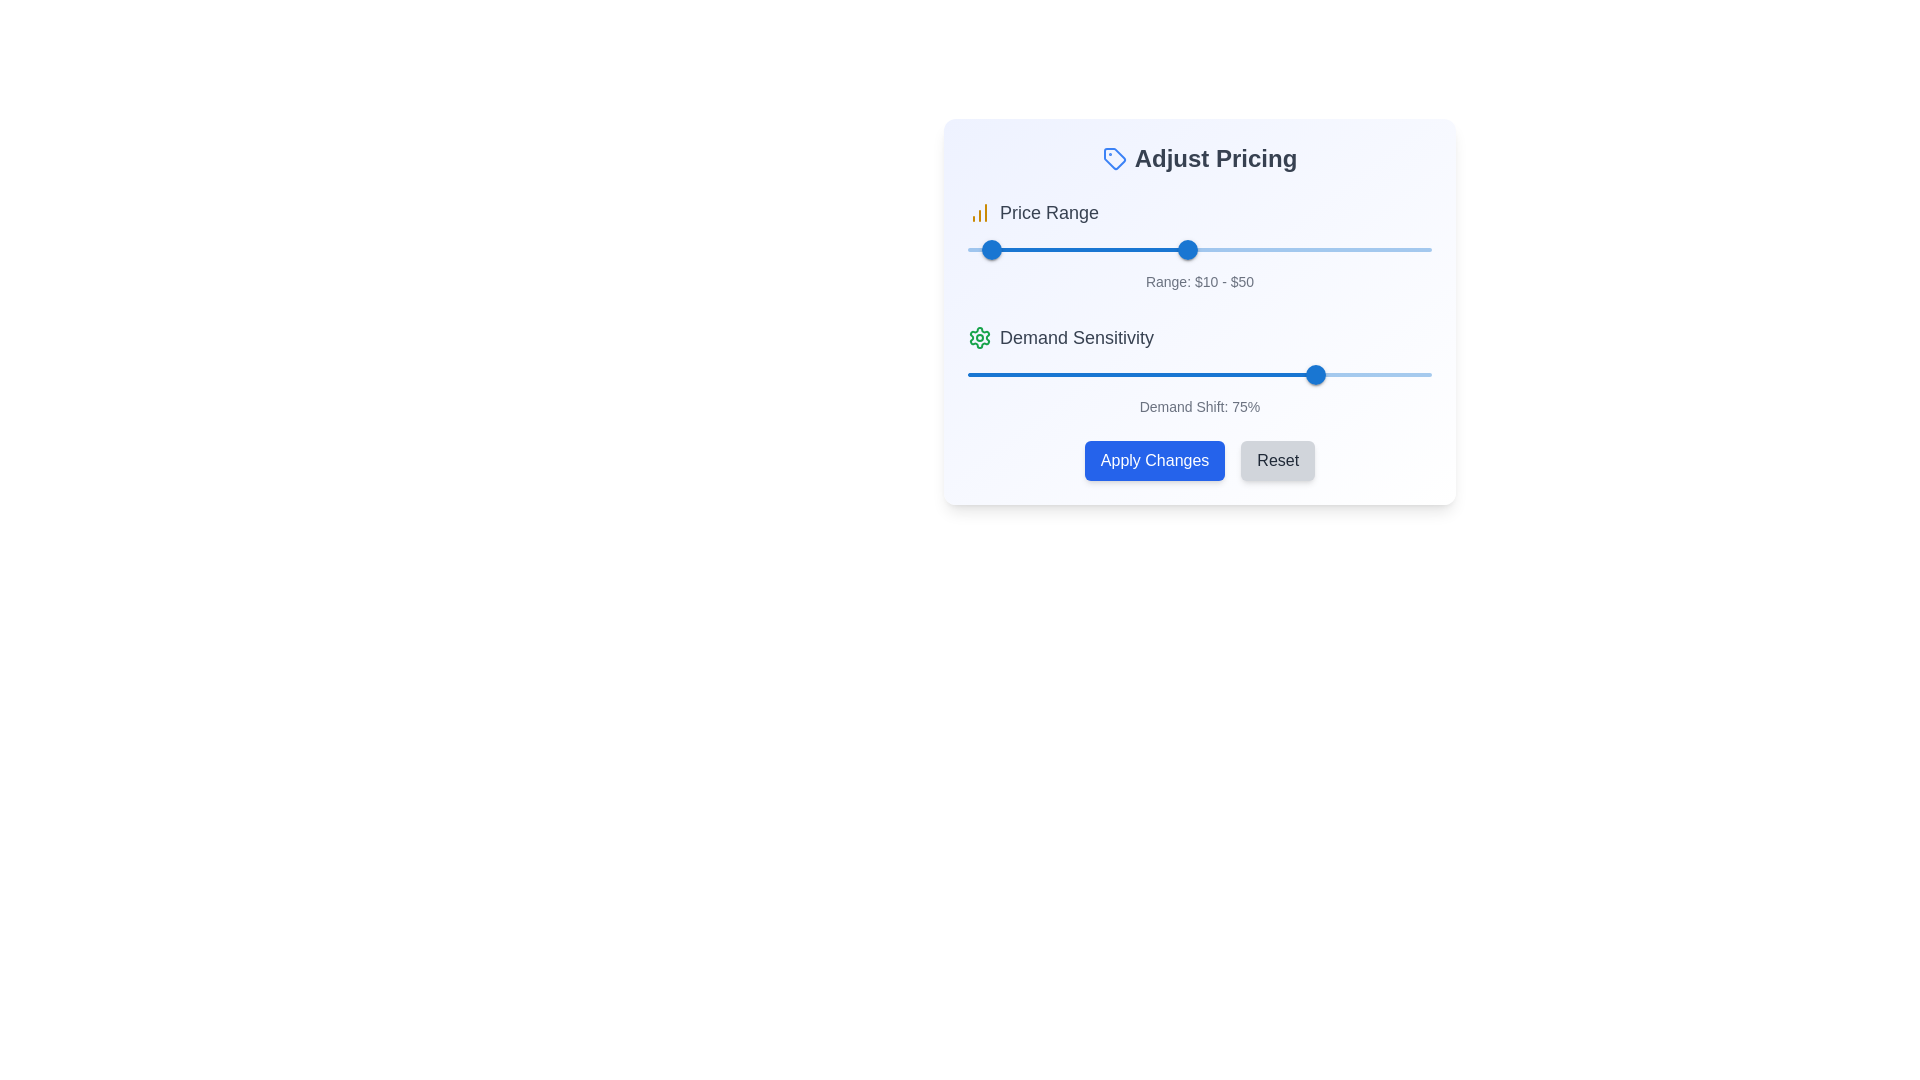 This screenshot has width=1920, height=1080. Describe the element at coordinates (1032, 249) in the screenshot. I see `the Price Range slider` at that location.